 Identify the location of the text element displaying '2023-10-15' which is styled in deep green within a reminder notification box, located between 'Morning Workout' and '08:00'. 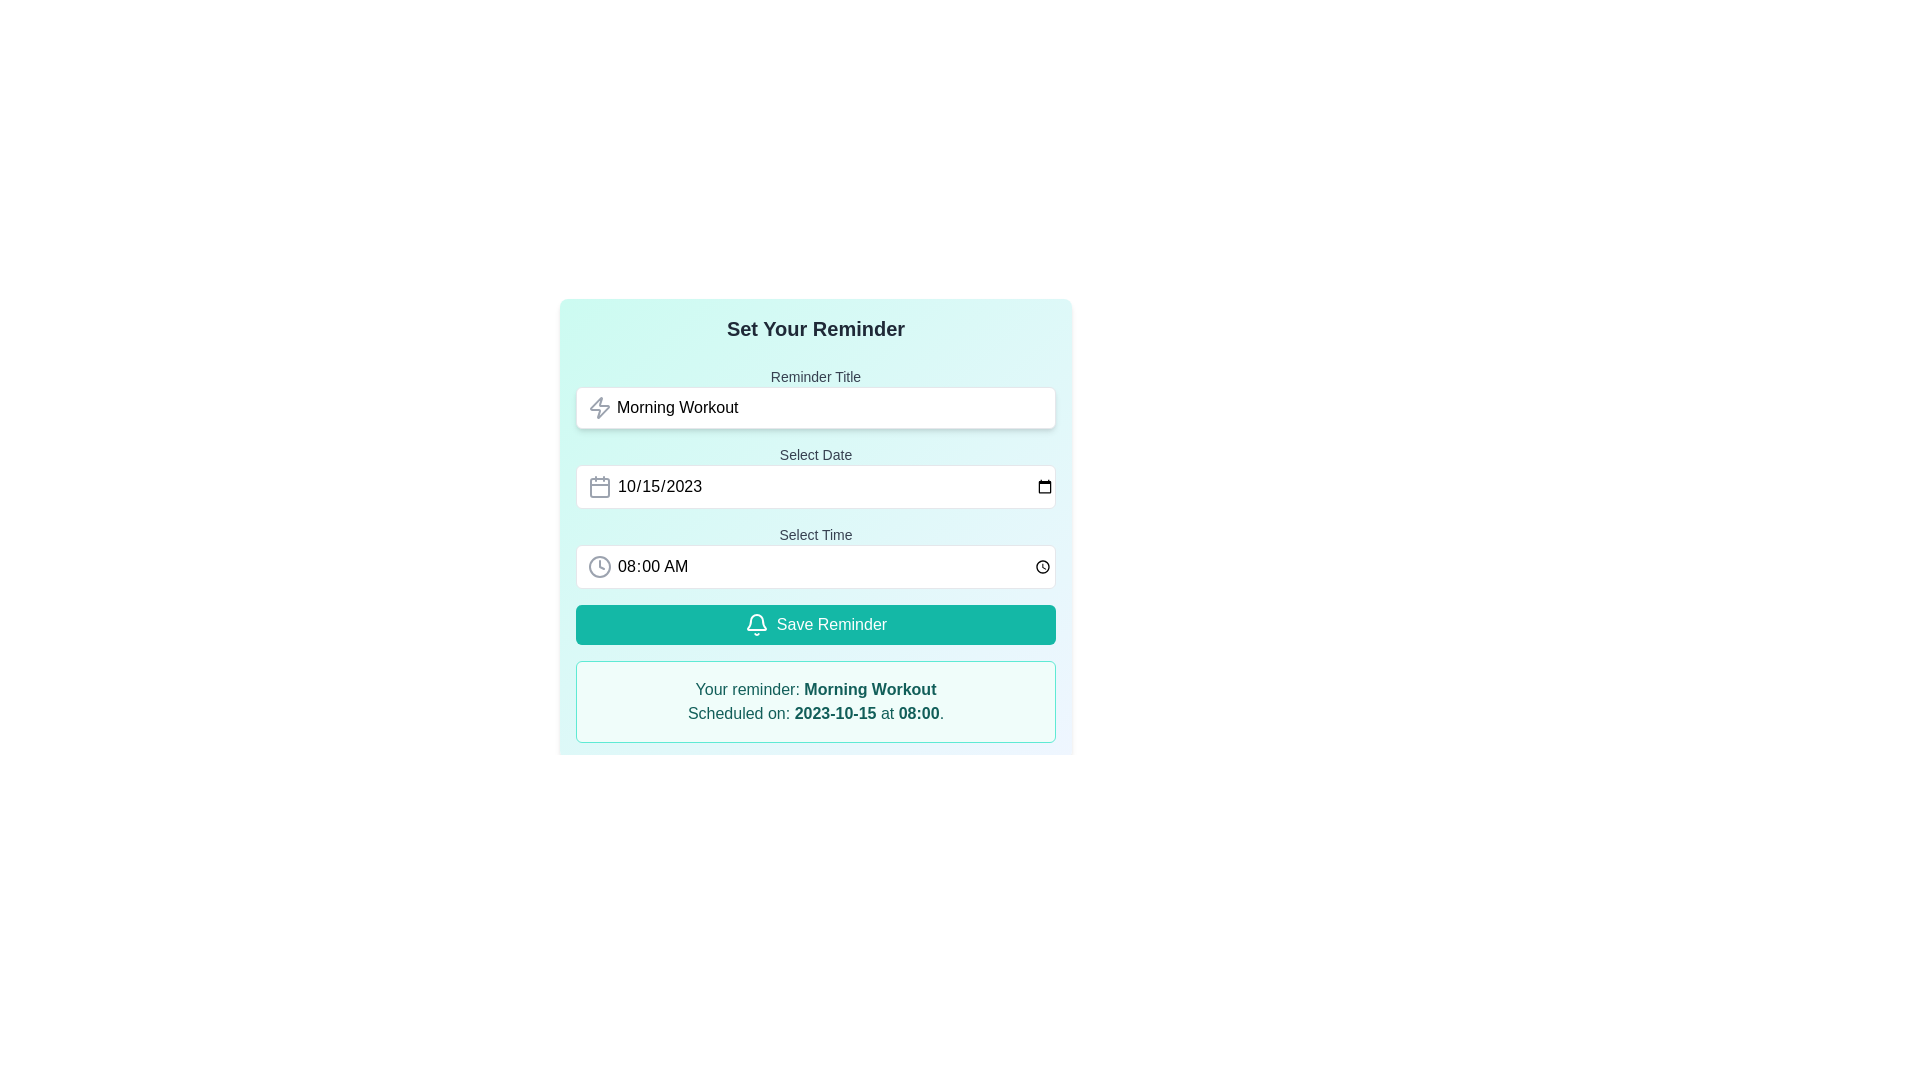
(835, 712).